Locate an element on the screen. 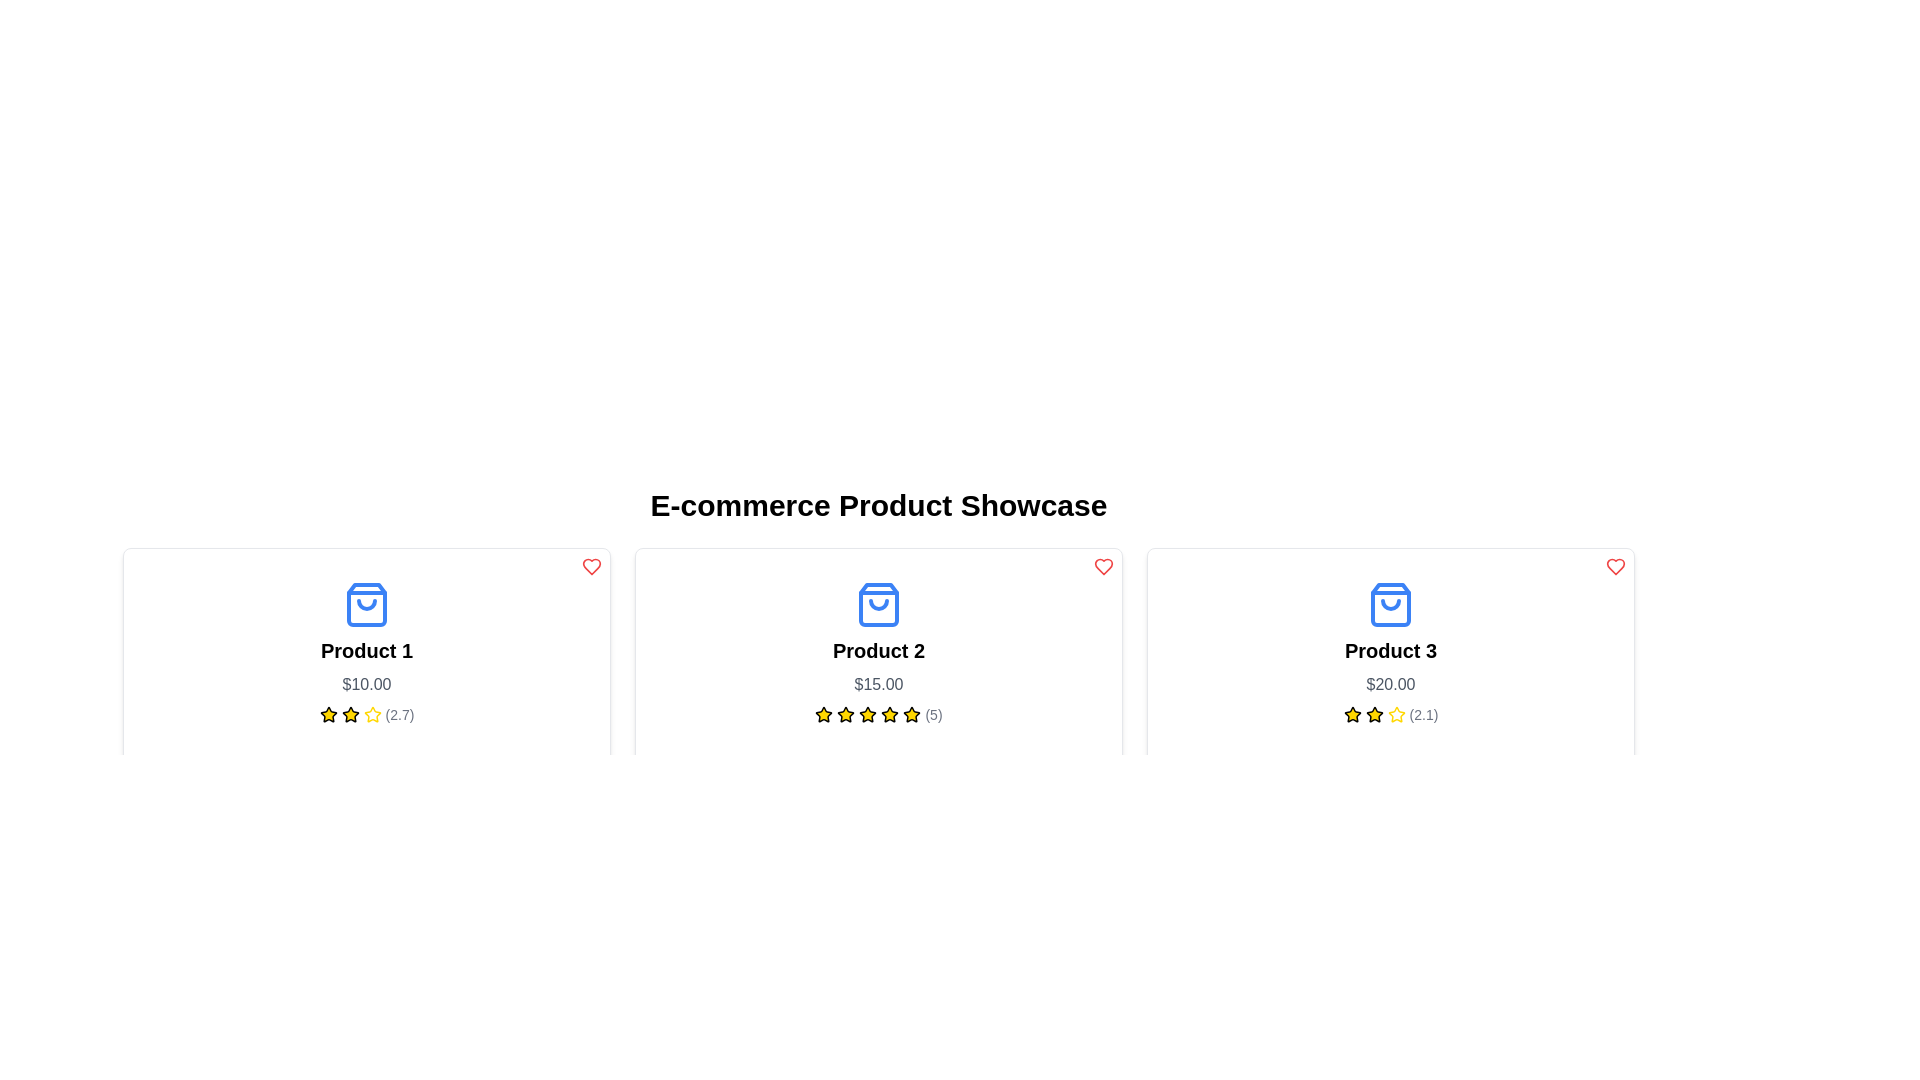 The image size is (1920, 1080). the second star in the rating section for 'Product 3' is located at coordinates (1373, 713).